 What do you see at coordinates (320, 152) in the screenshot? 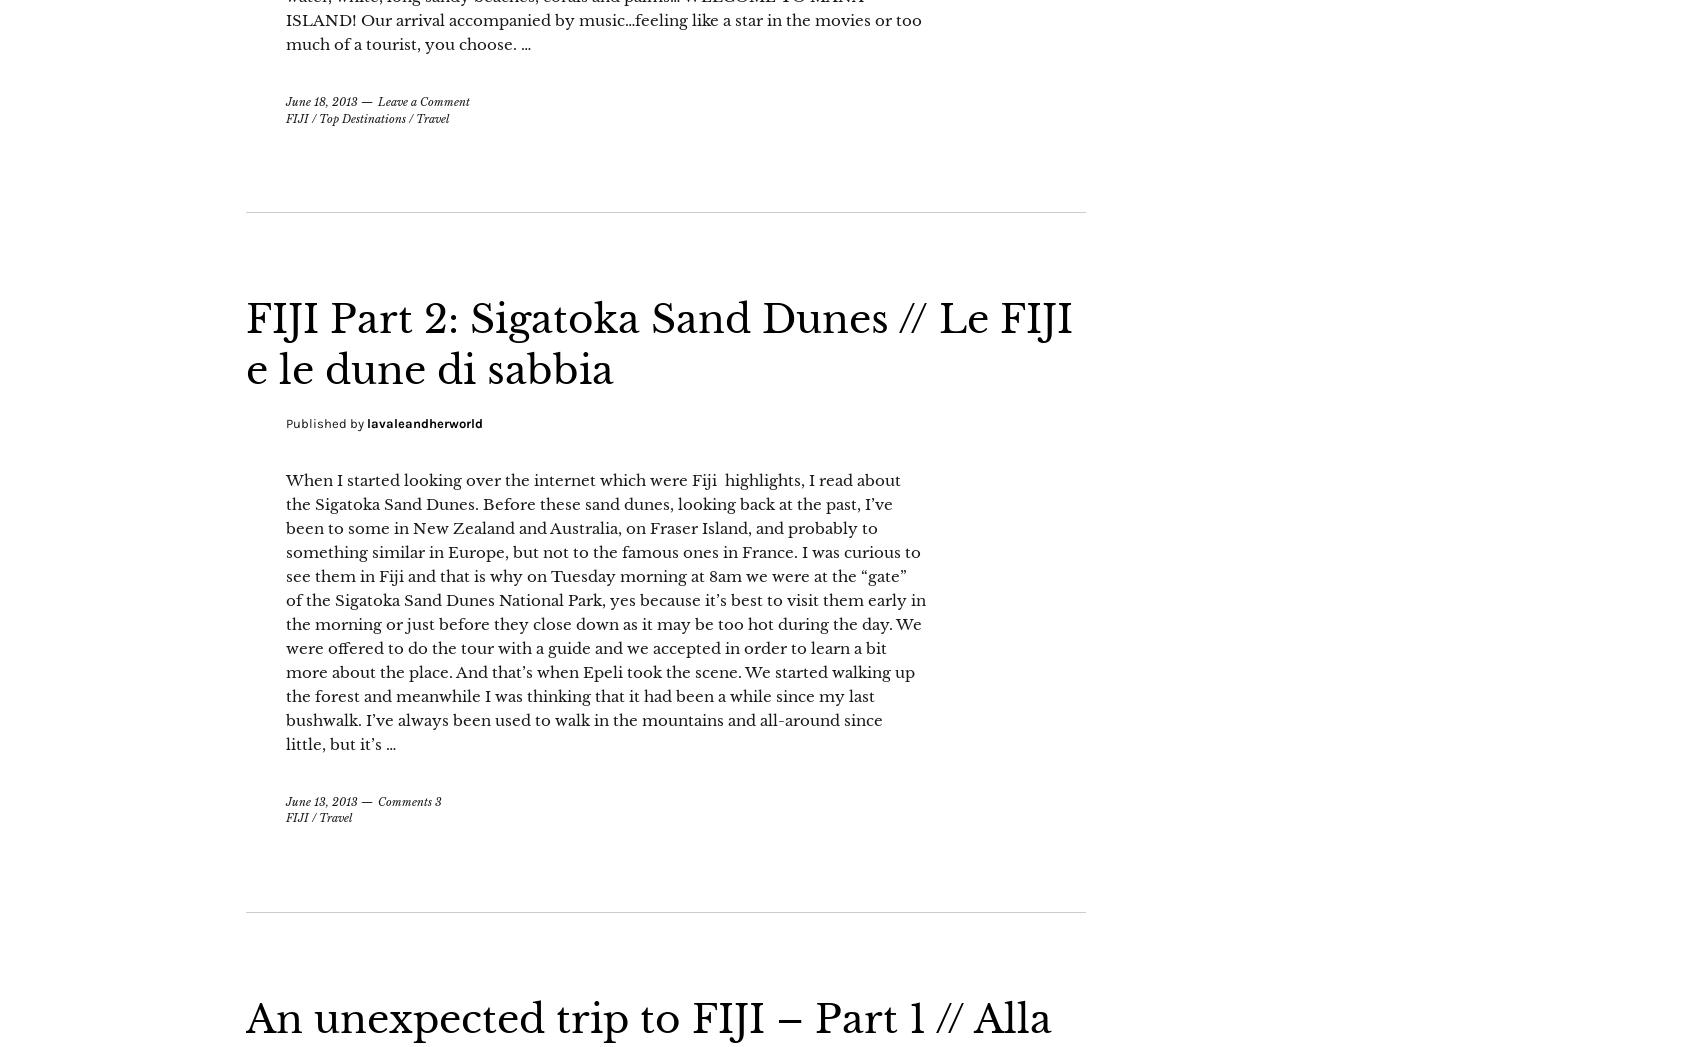
I see `'June 18, 2013'` at bounding box center [320, 152].